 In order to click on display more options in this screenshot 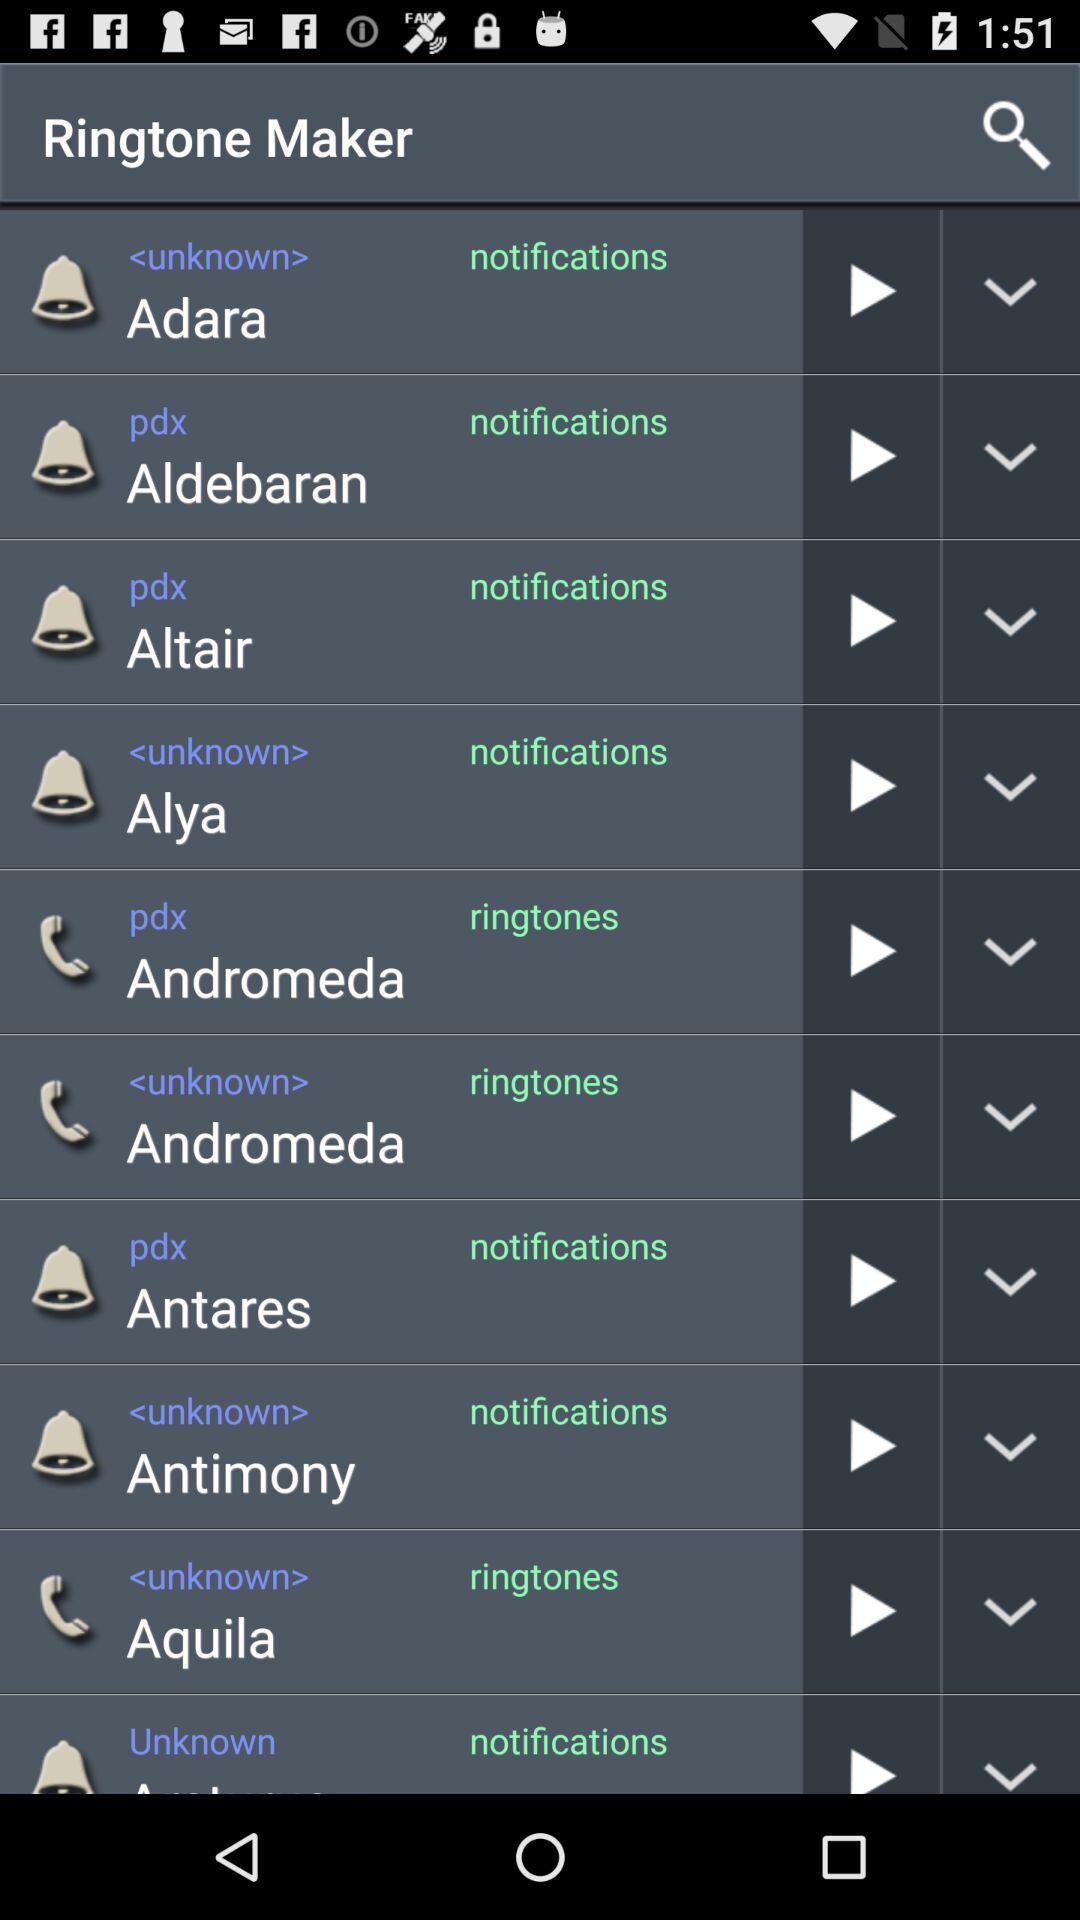, I will do `click(1011, 1611)`.